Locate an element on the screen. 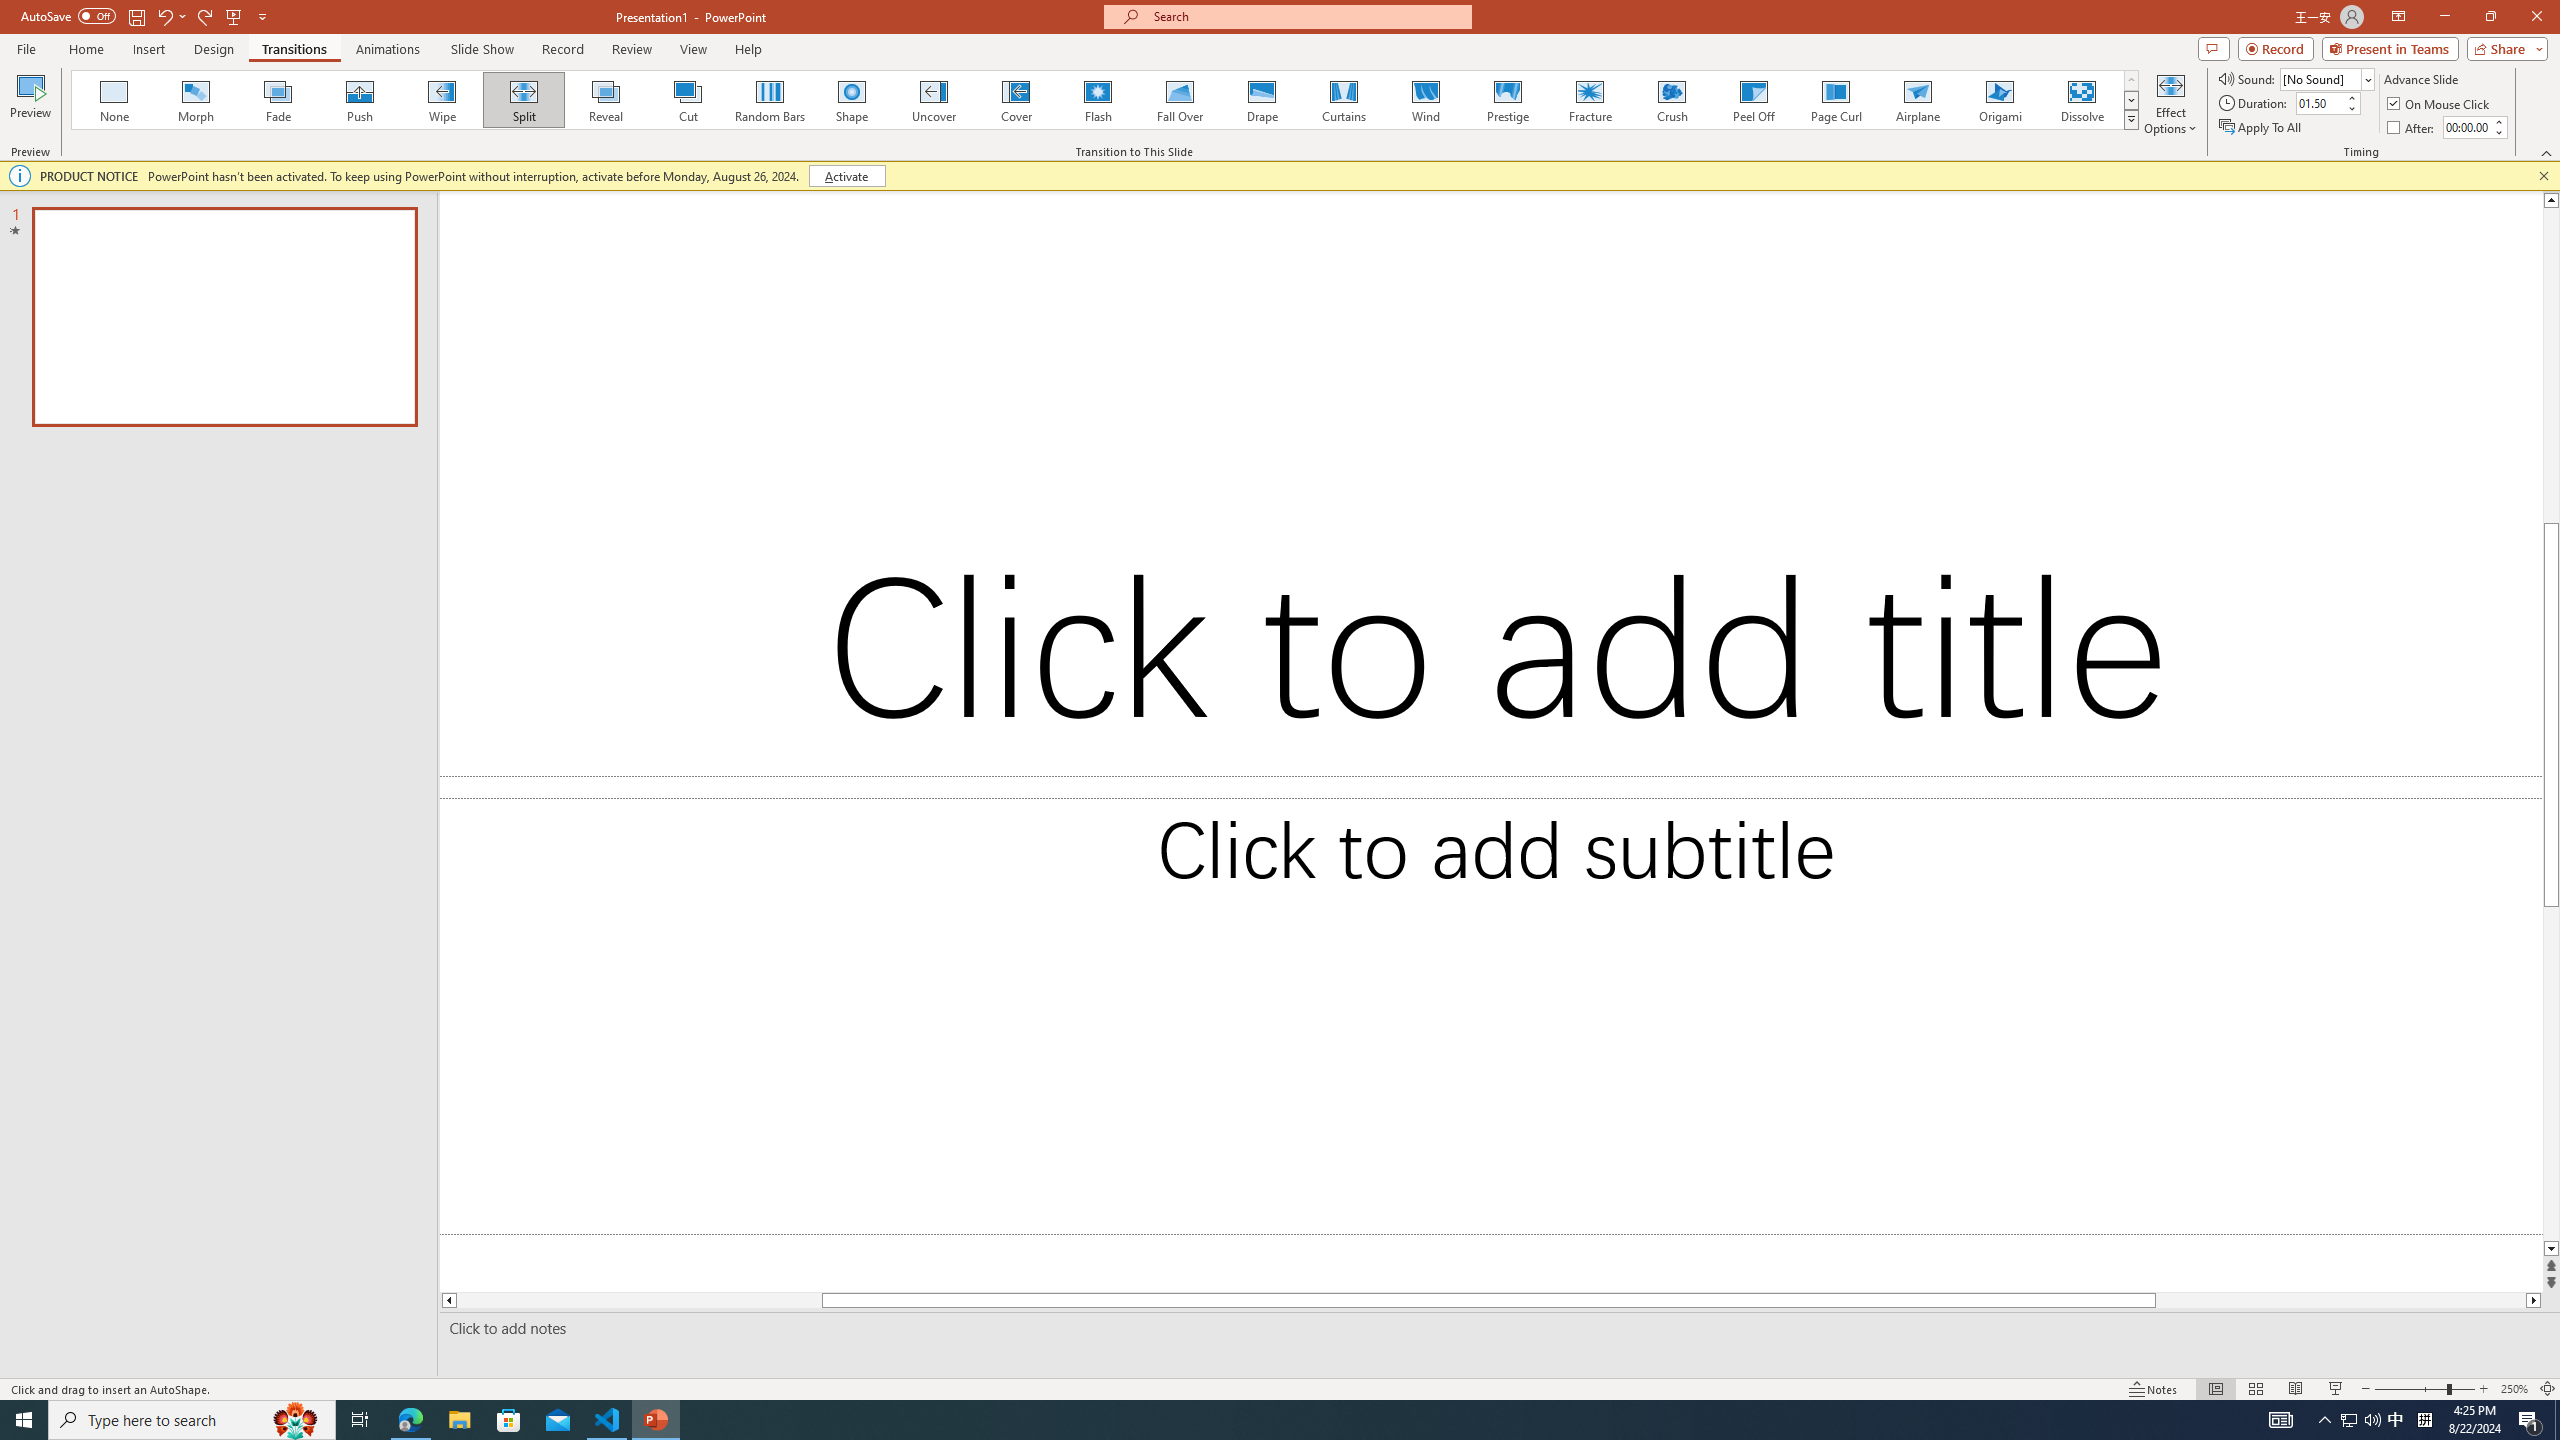 The image size is (2560, 1440). 'Cut' is located at coordinates (688, 99).